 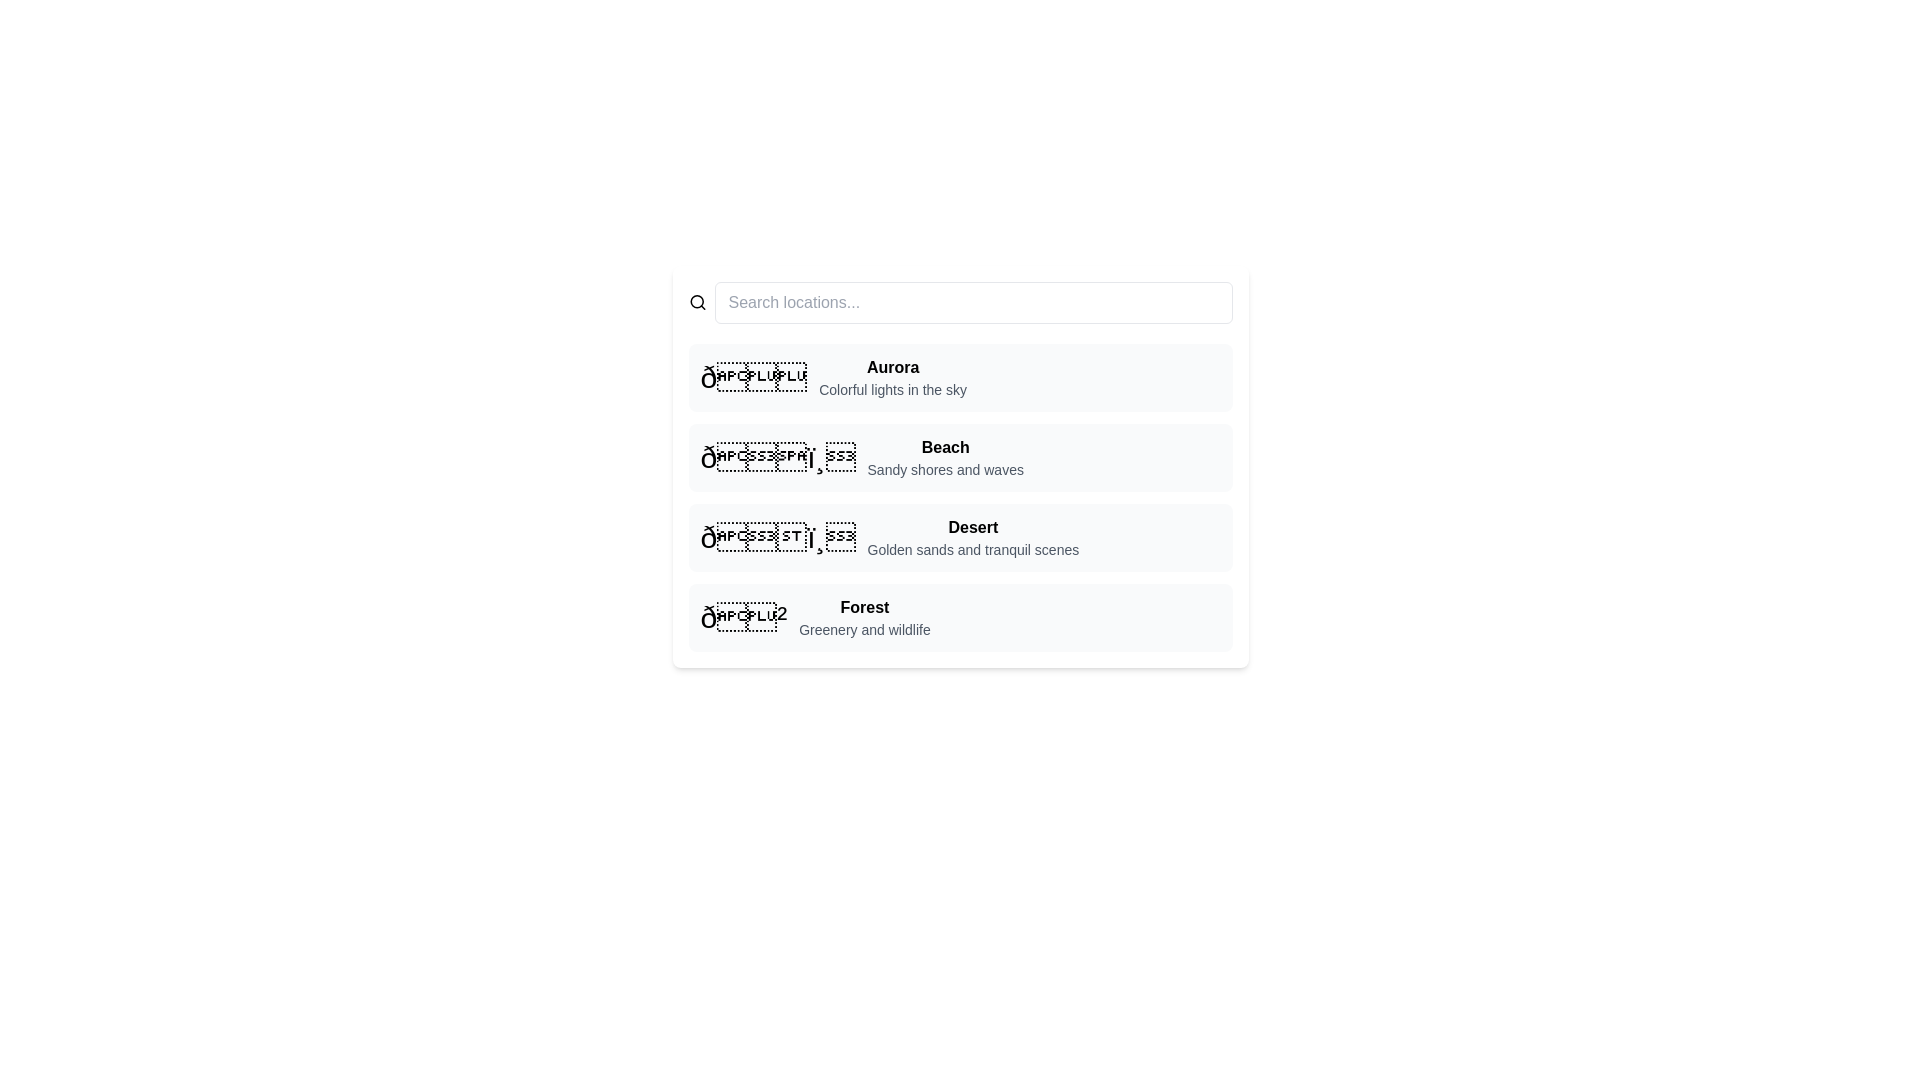 I want to click on the text label displaying 'Colorful lights in the sky', which is styled in a smaller font size and gray color, positioned directly below the title 'Aurora', so click(x=892, y=389).